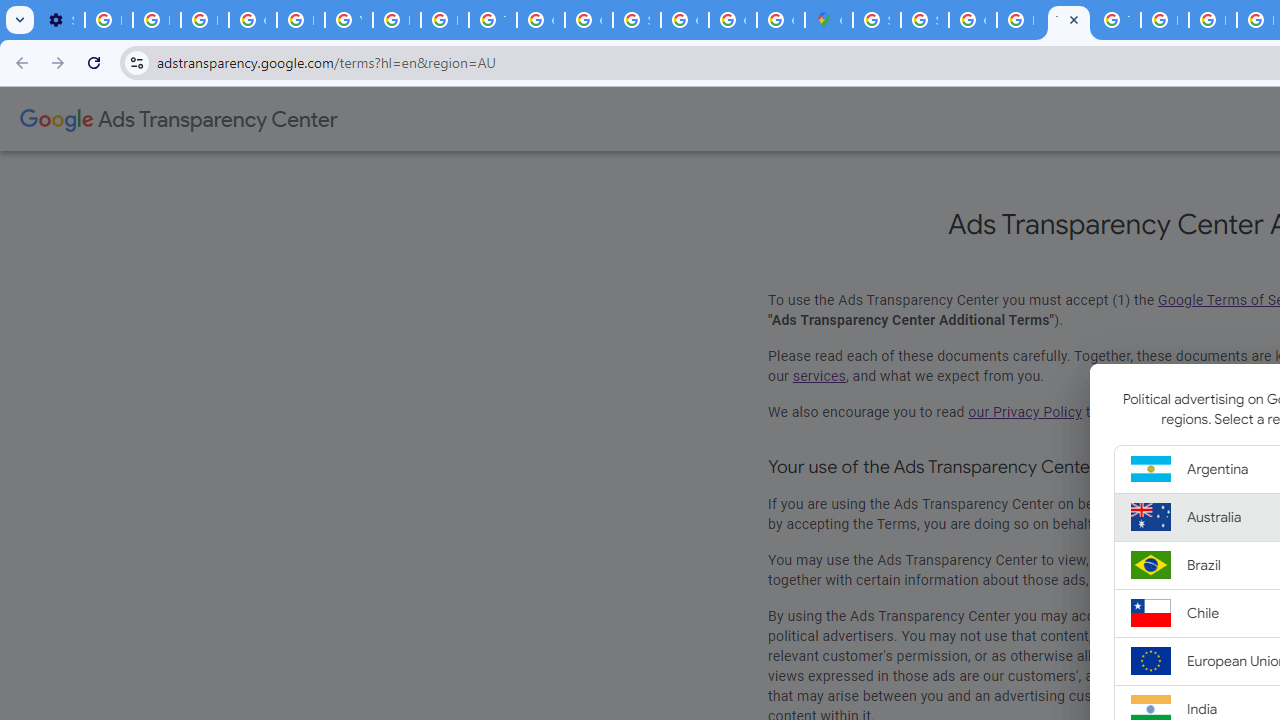 Image resolution: width=1280 pixels, height=720 pixels. Describe the element at coordinates (1164, 20) in the screenshot. I see `'Blogger Policies and Guidelines - Transparency Center'` at that location.